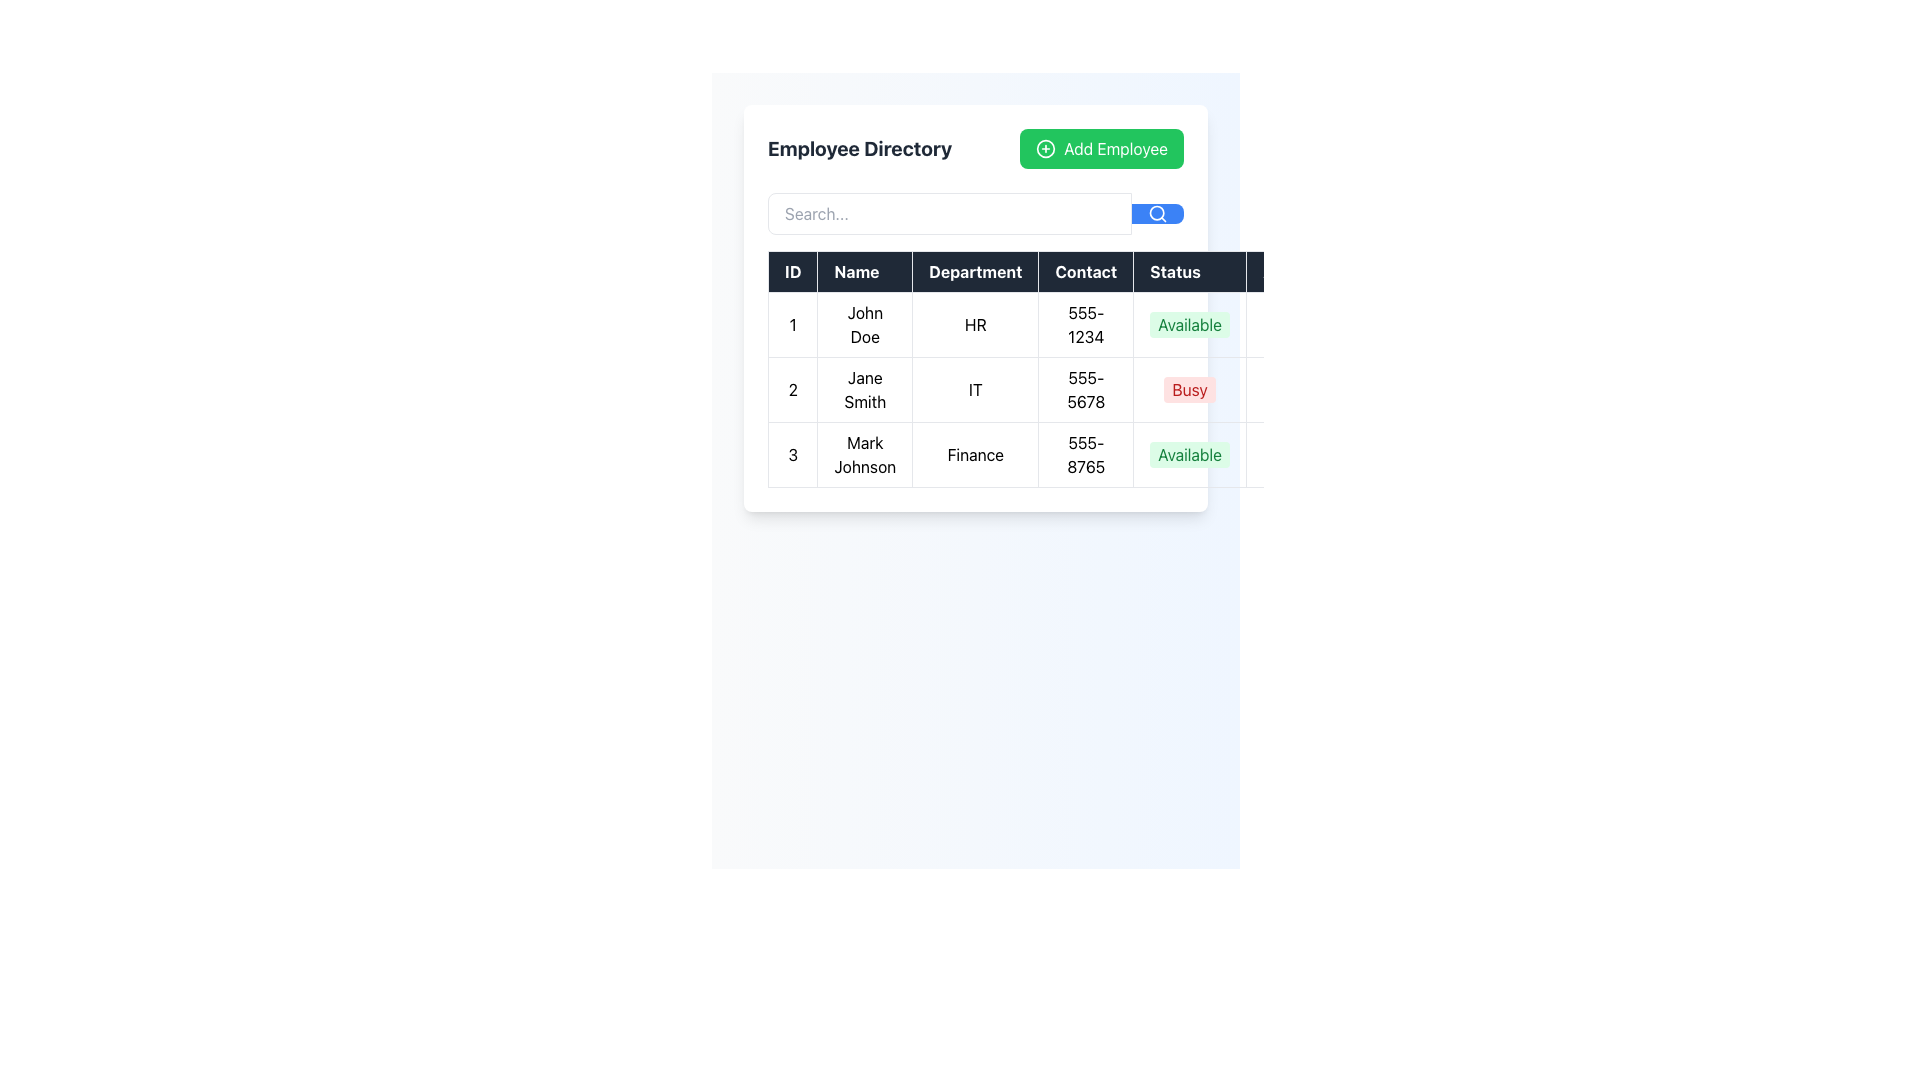 Image resolution: width=1920 pixels, height=1080 pixels. What do you see at coordinates (865, 389) in the screenshot?
I see `the text field displaying 'Jane Smith' in the second row under the 'Name' column of the table, which is located between '2' and 'IT'` at bounding box center [865, 389].